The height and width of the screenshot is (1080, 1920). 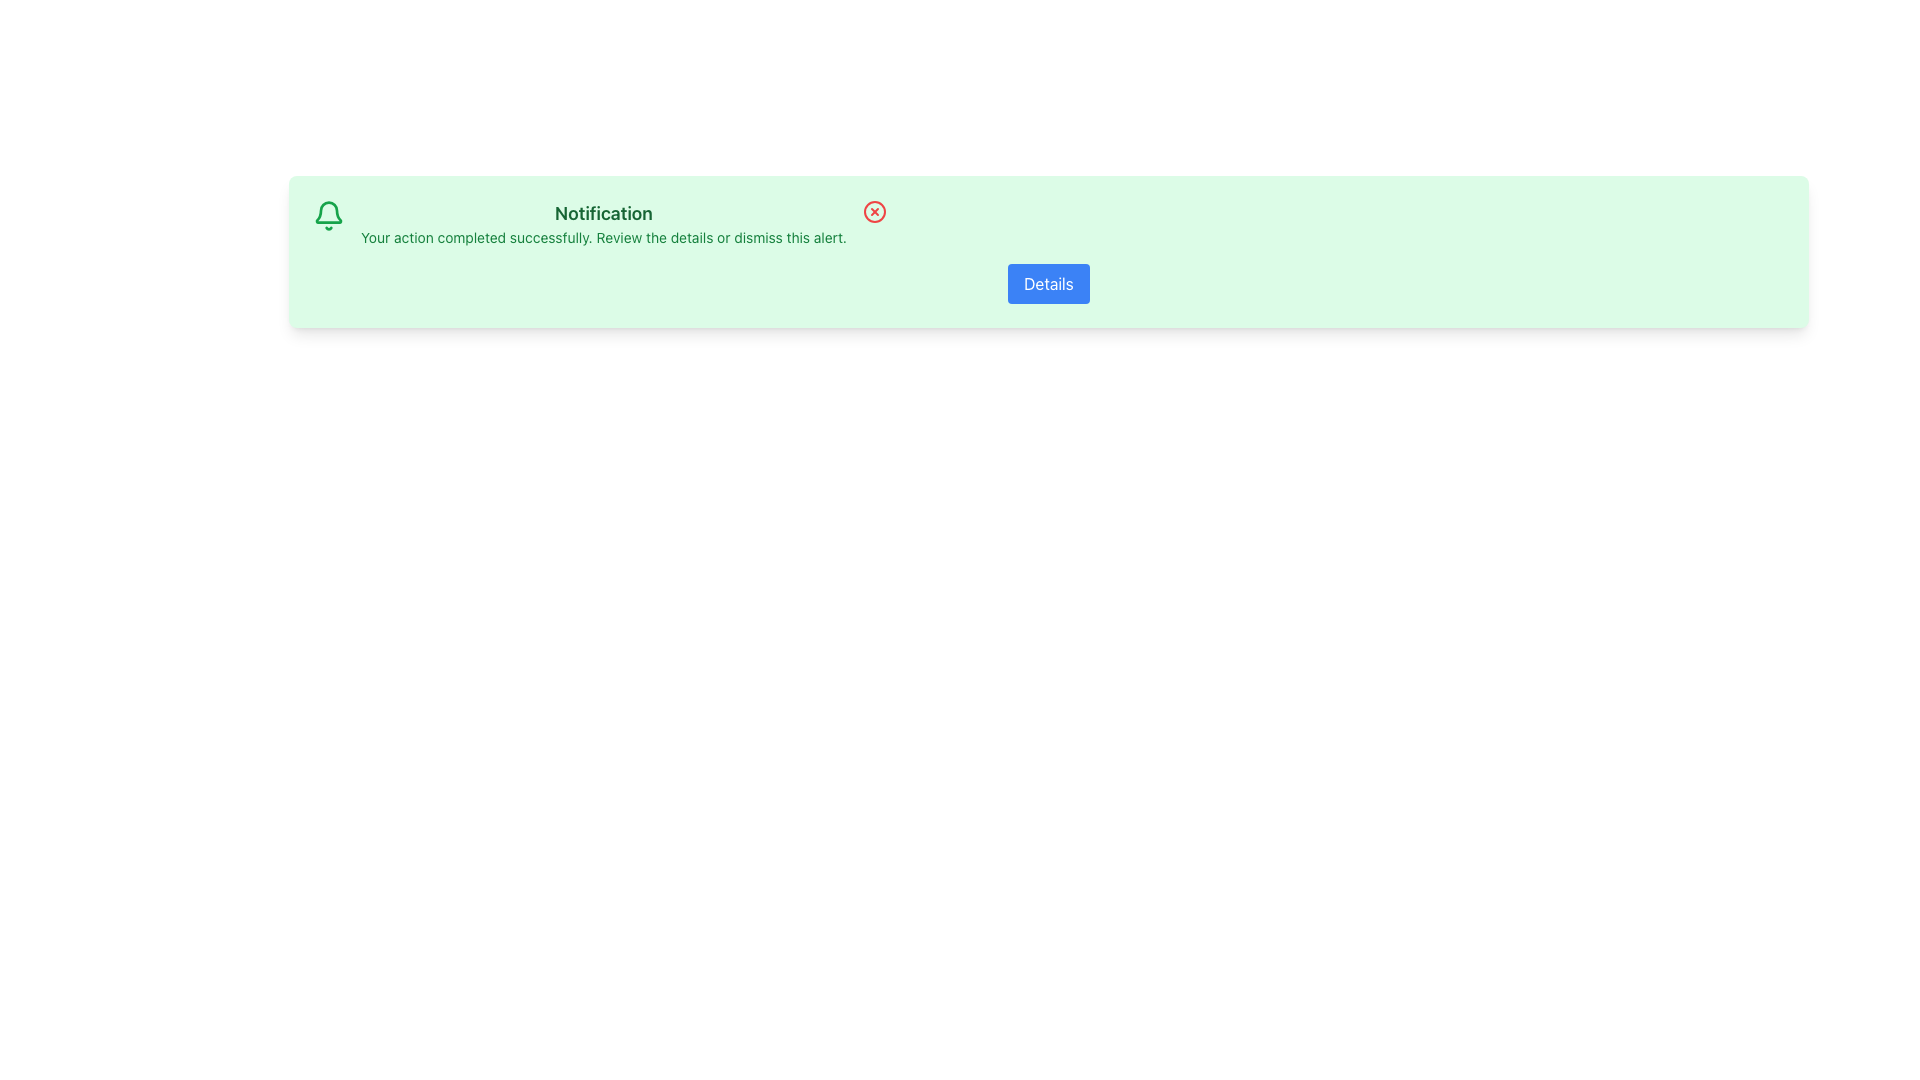 What do you see at coordinates (329, 216) in the screenshot?
I see `the green outlined bell icon located to the left of the notification content in the green-themed notification banner` at bounding box center [329, 216].